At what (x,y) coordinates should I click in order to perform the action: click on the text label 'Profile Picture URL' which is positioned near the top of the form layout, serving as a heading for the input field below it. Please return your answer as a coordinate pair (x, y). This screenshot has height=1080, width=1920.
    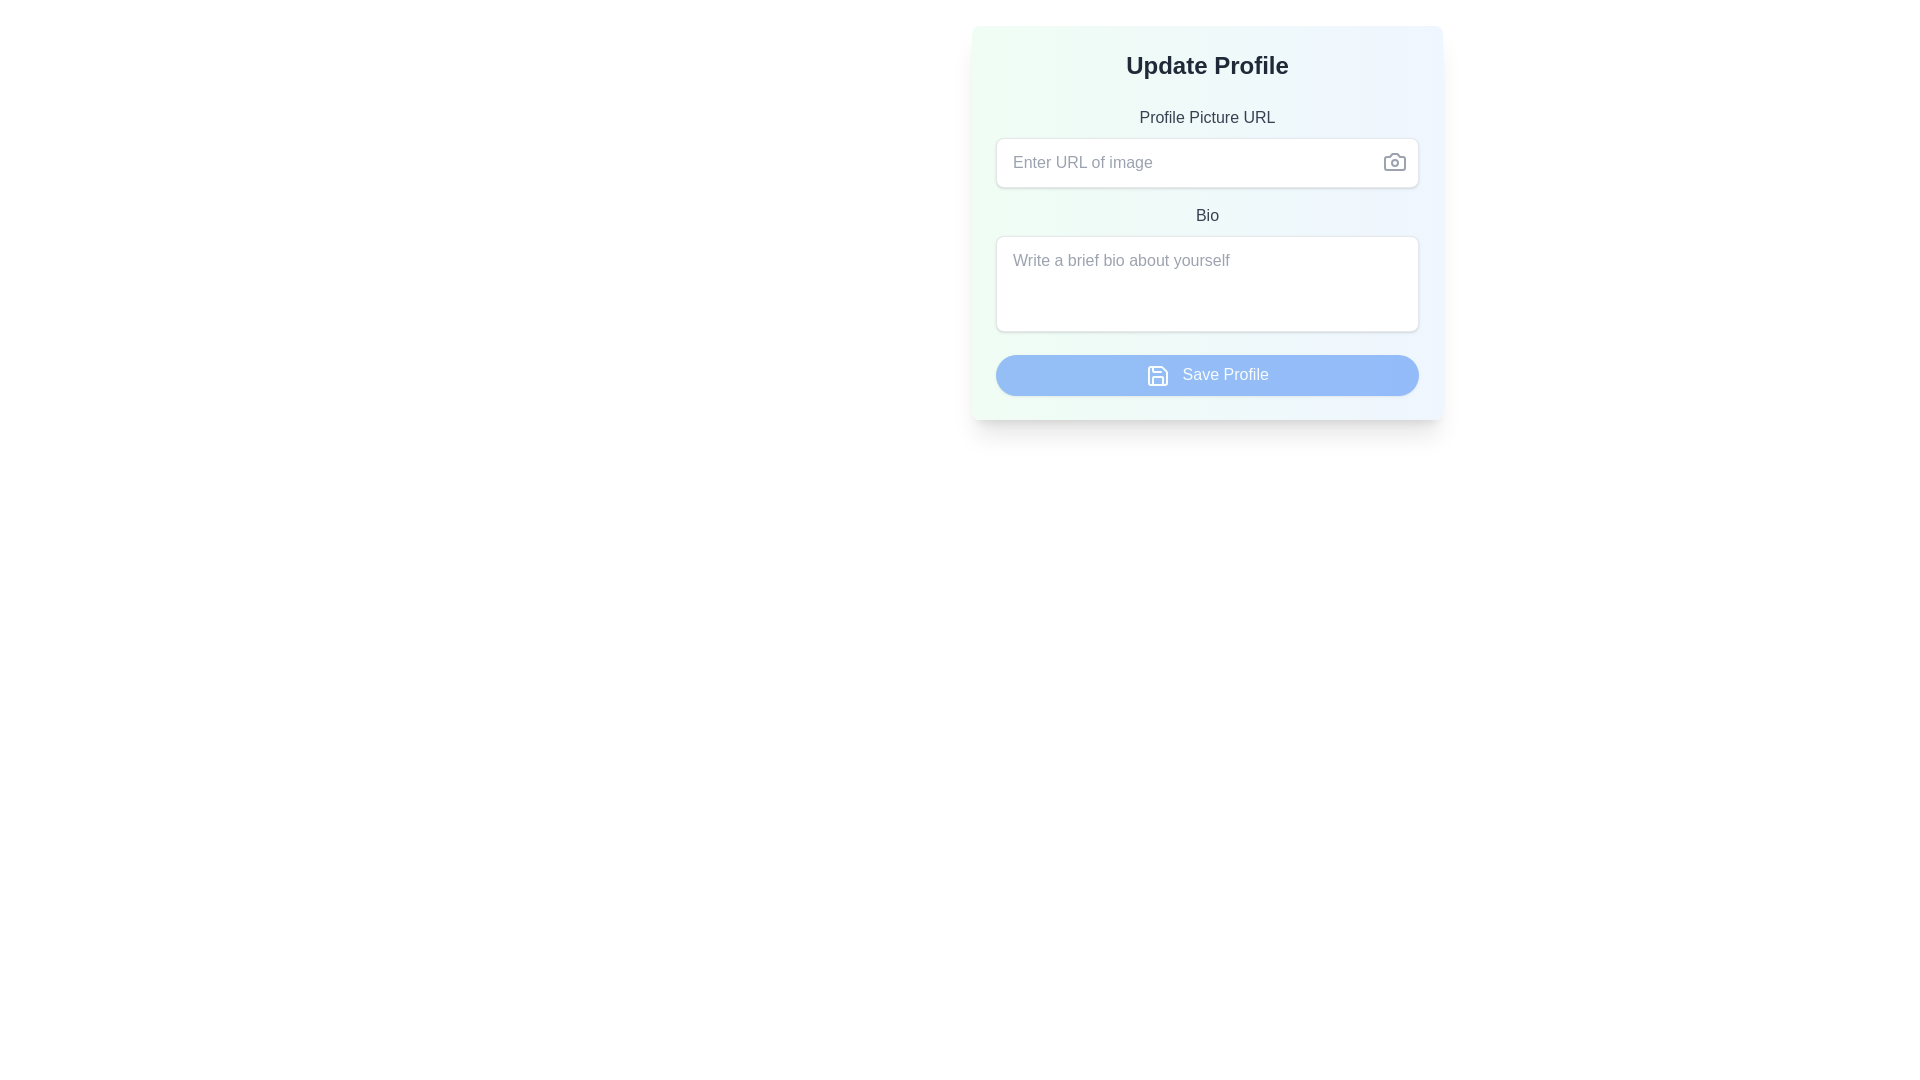
    Looking at the image, I should click on (1206, 118).